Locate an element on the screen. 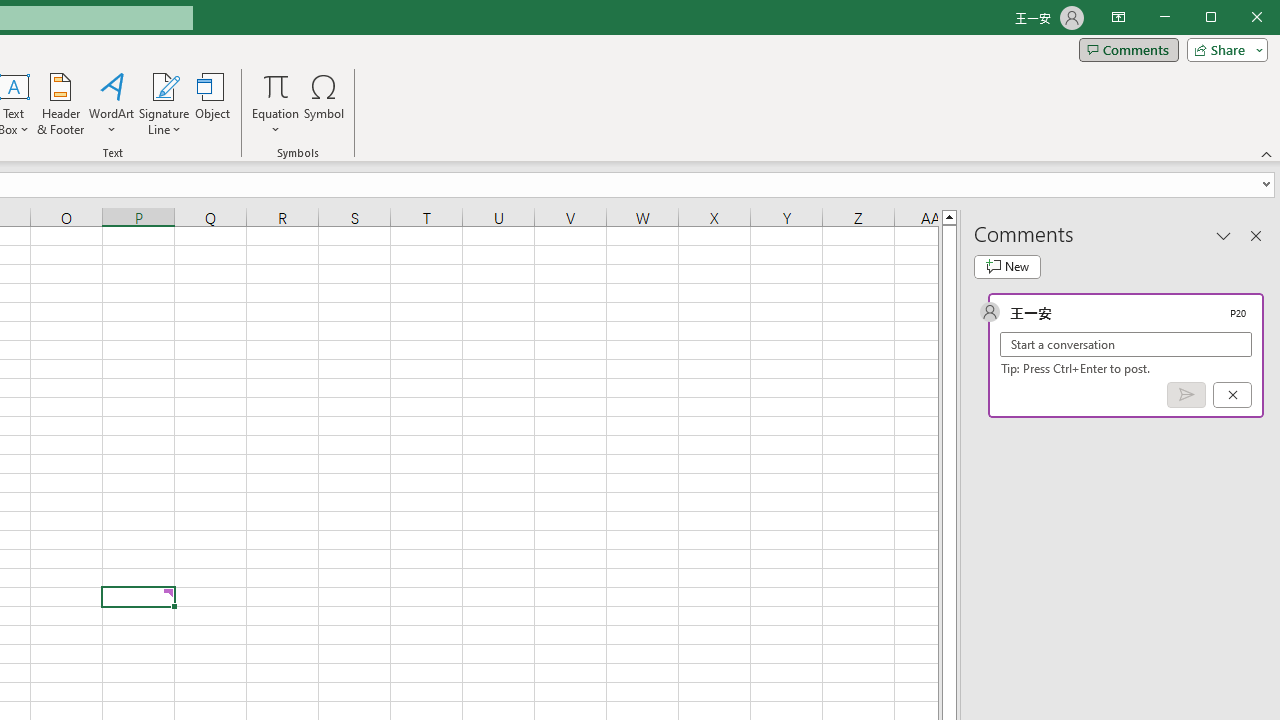 This screenshot has height=720, width=1280. 'Ribbon Display Options' is located at coordinates (1117, 18).